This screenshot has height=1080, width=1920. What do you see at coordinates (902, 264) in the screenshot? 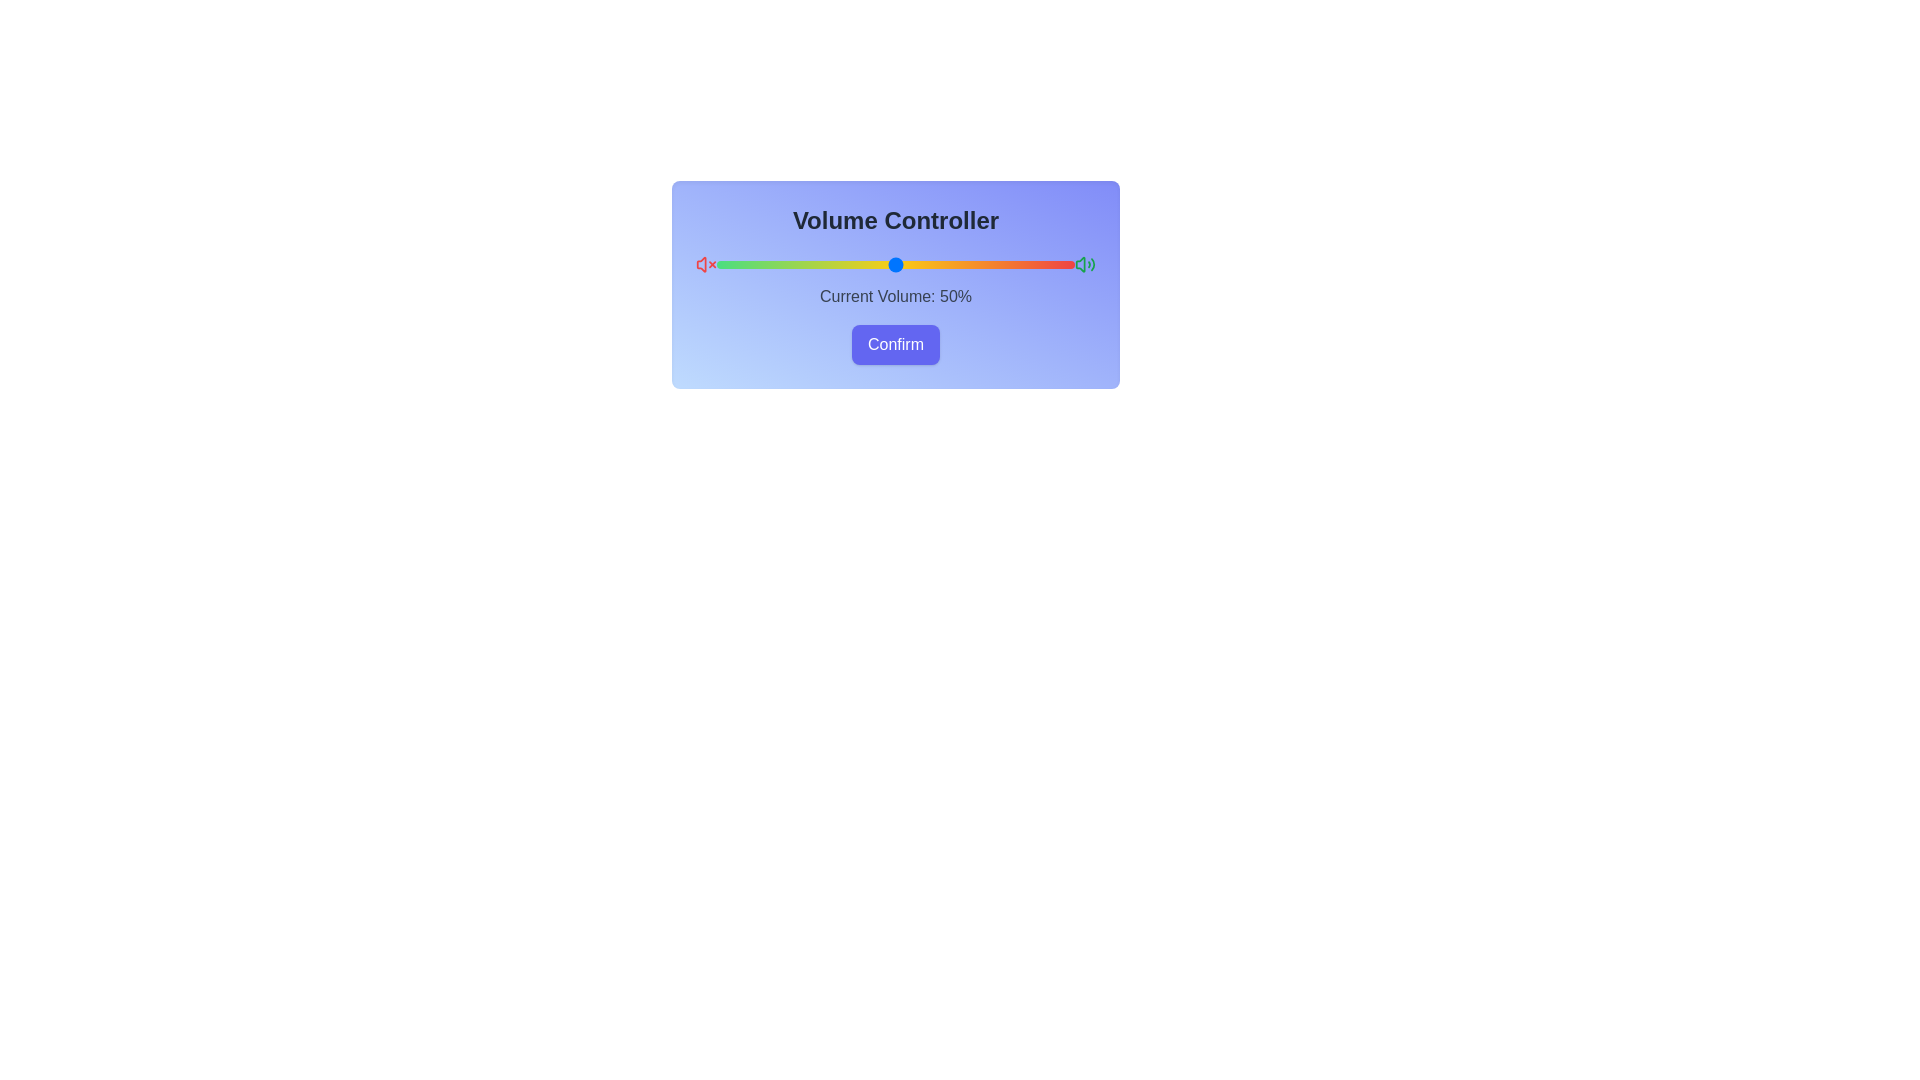
I see `the volume slider to set the volume to 52%` at bounding box center [902, 264].